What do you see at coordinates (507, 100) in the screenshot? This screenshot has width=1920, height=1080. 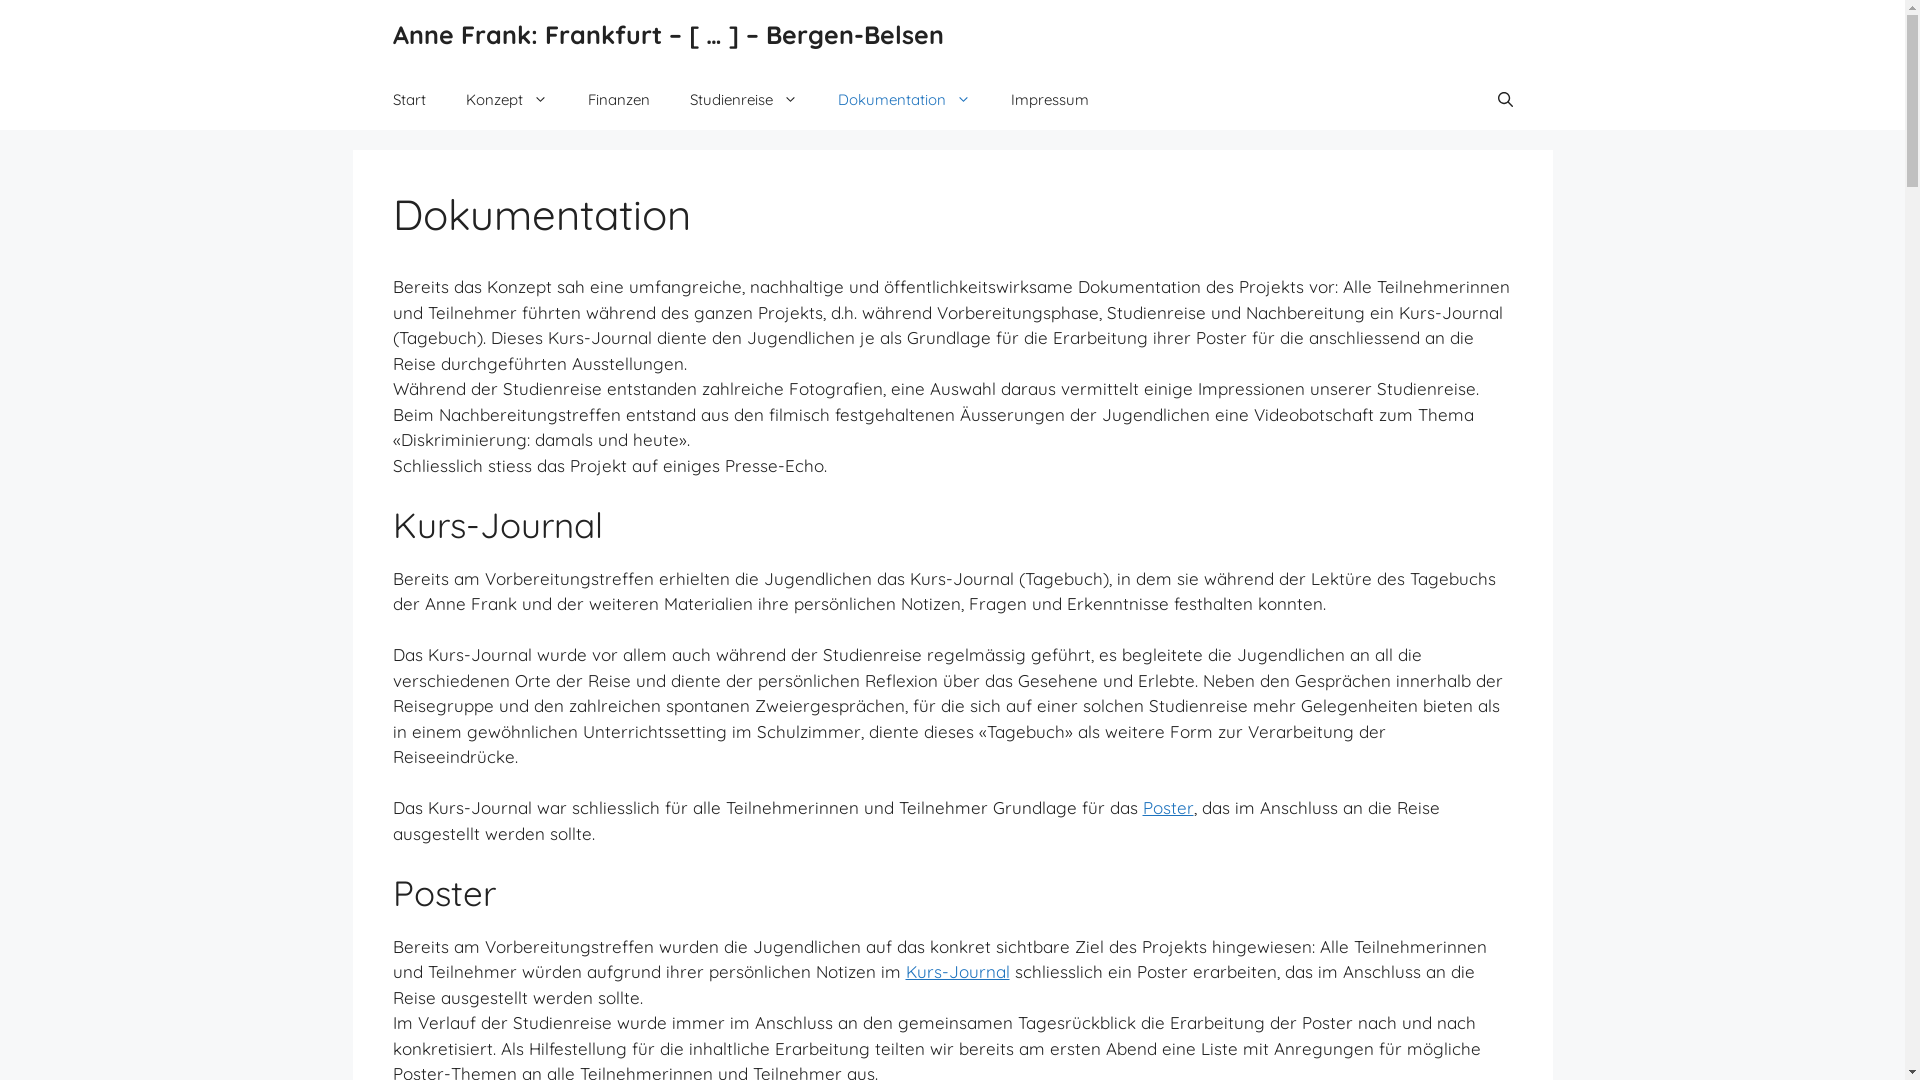 I see `'Konzept'` at bounding box center [507, 100].